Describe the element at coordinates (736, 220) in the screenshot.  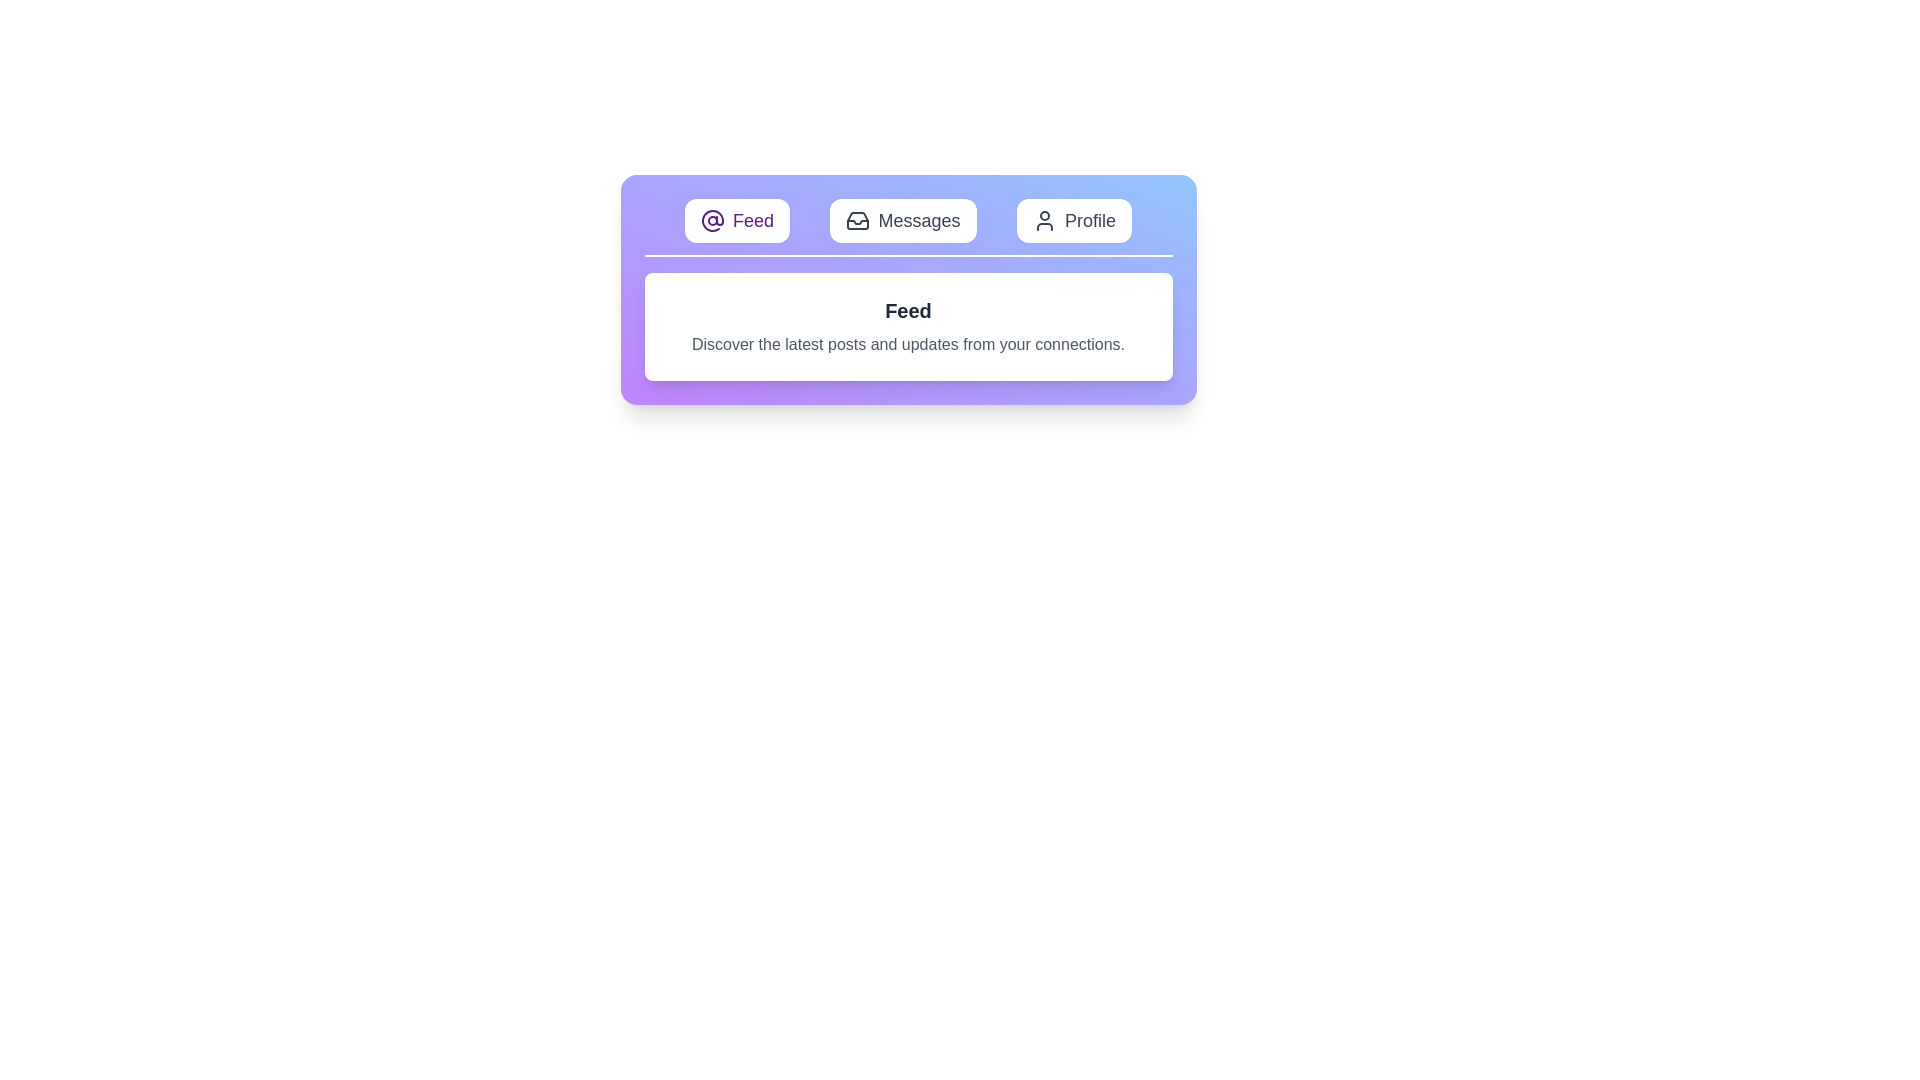
I see `the Feed tab` at that location.